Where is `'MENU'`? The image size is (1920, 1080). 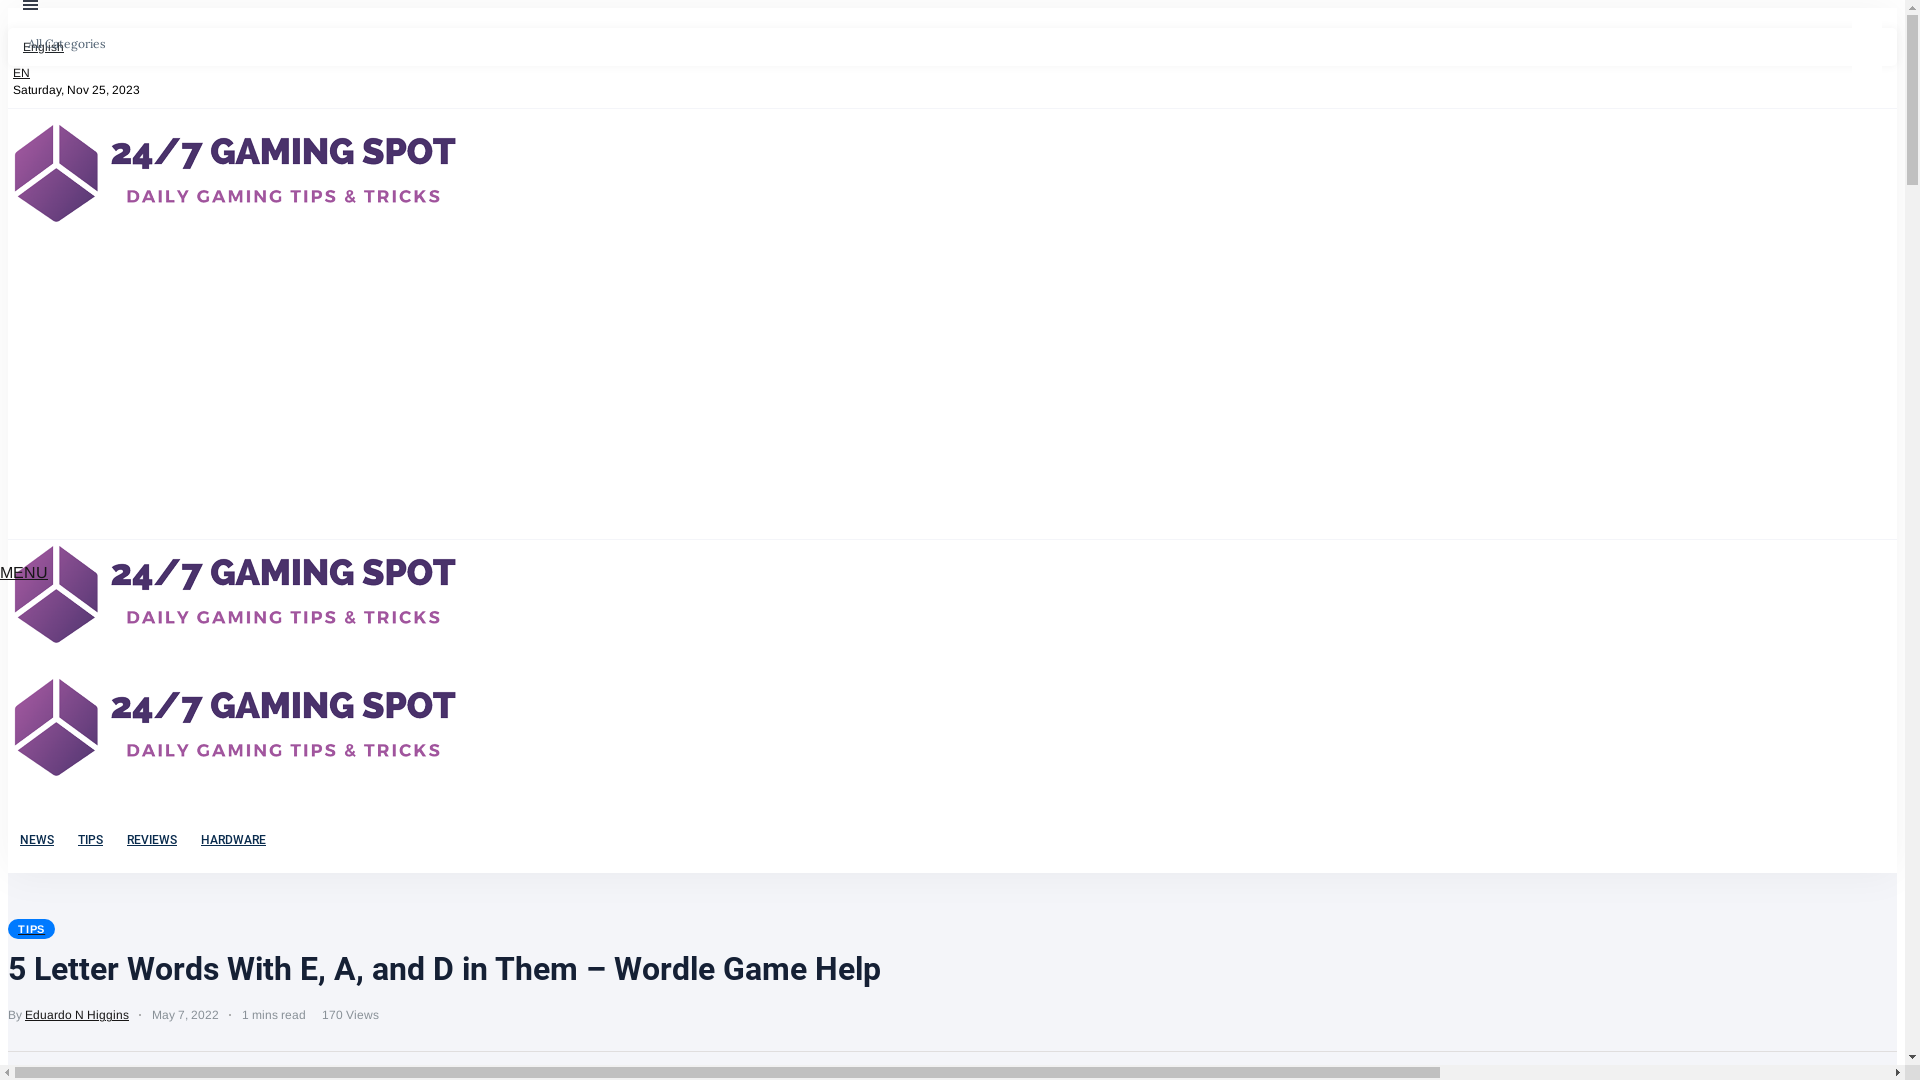
'MENU' is located at coordinates (24, 572).